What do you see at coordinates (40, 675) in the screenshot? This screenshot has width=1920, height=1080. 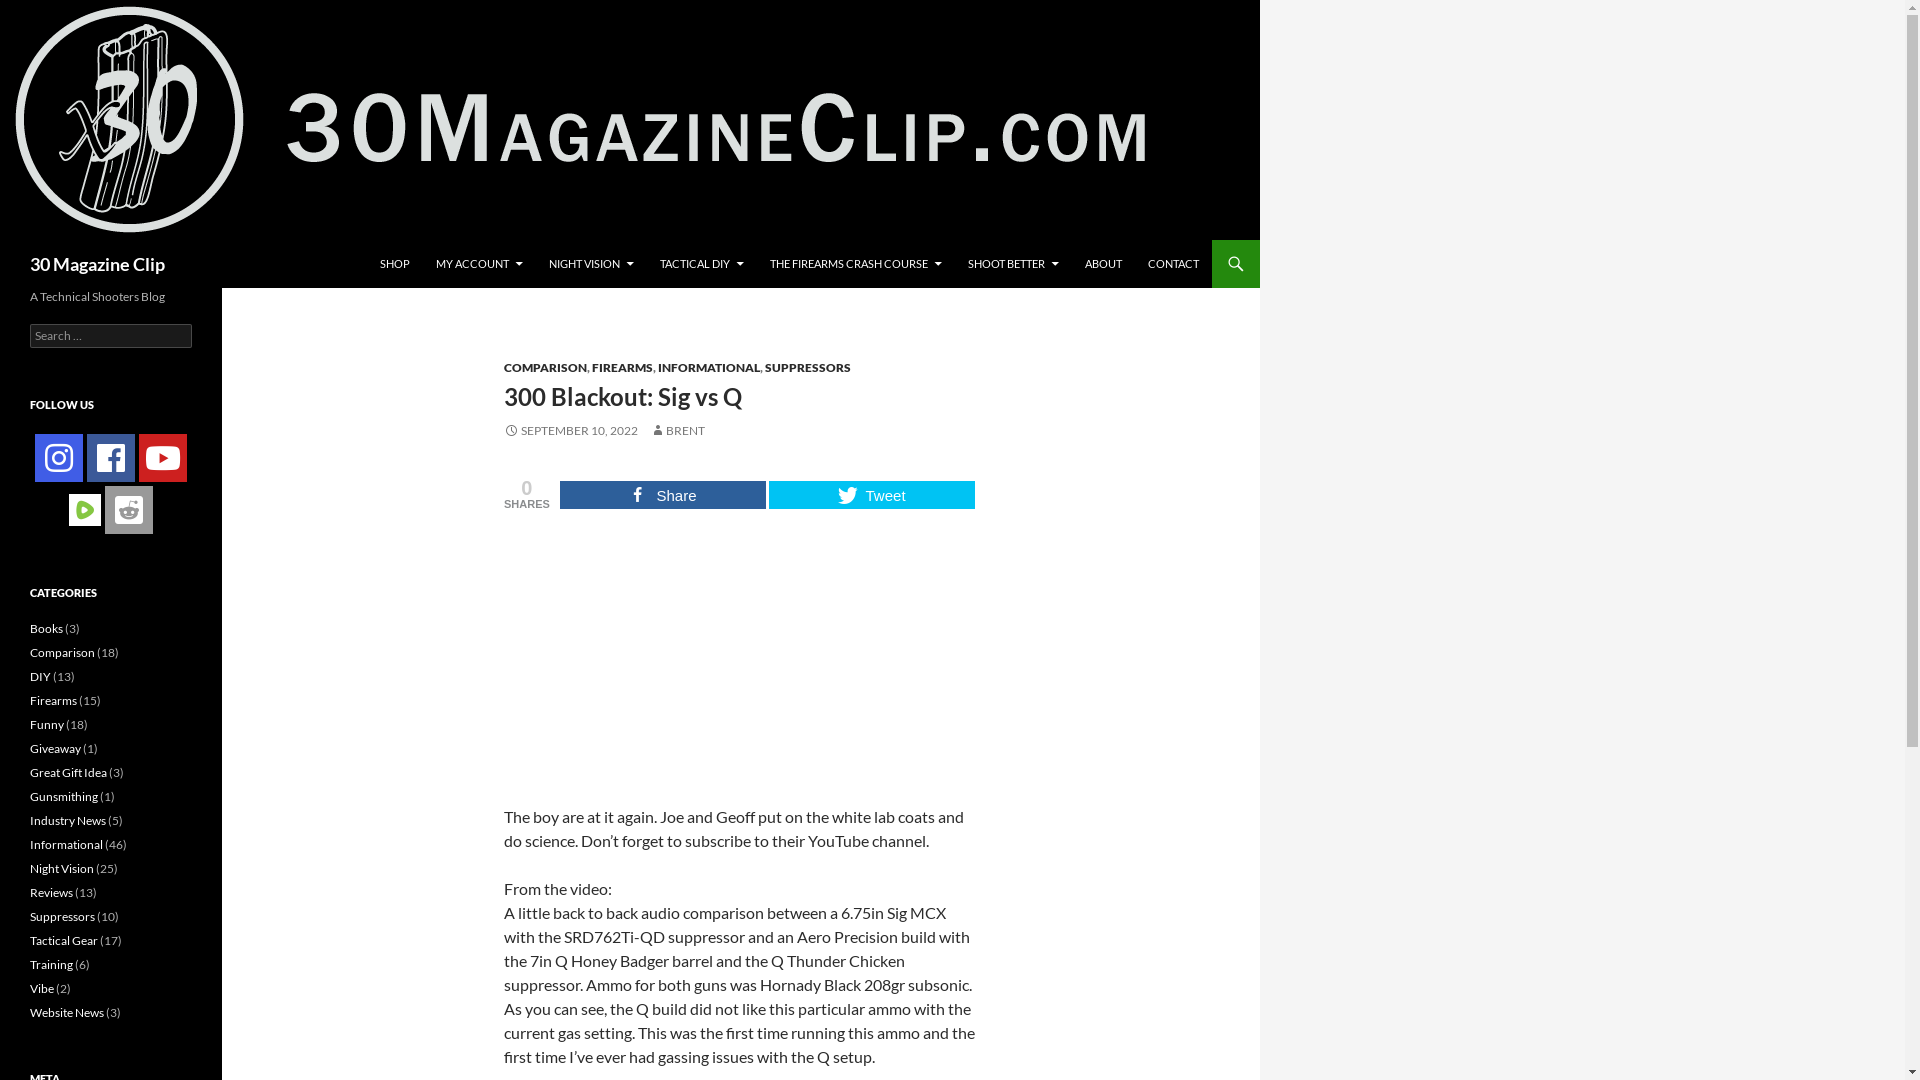 I see `'DIY'` at bounding box center [40, 675].